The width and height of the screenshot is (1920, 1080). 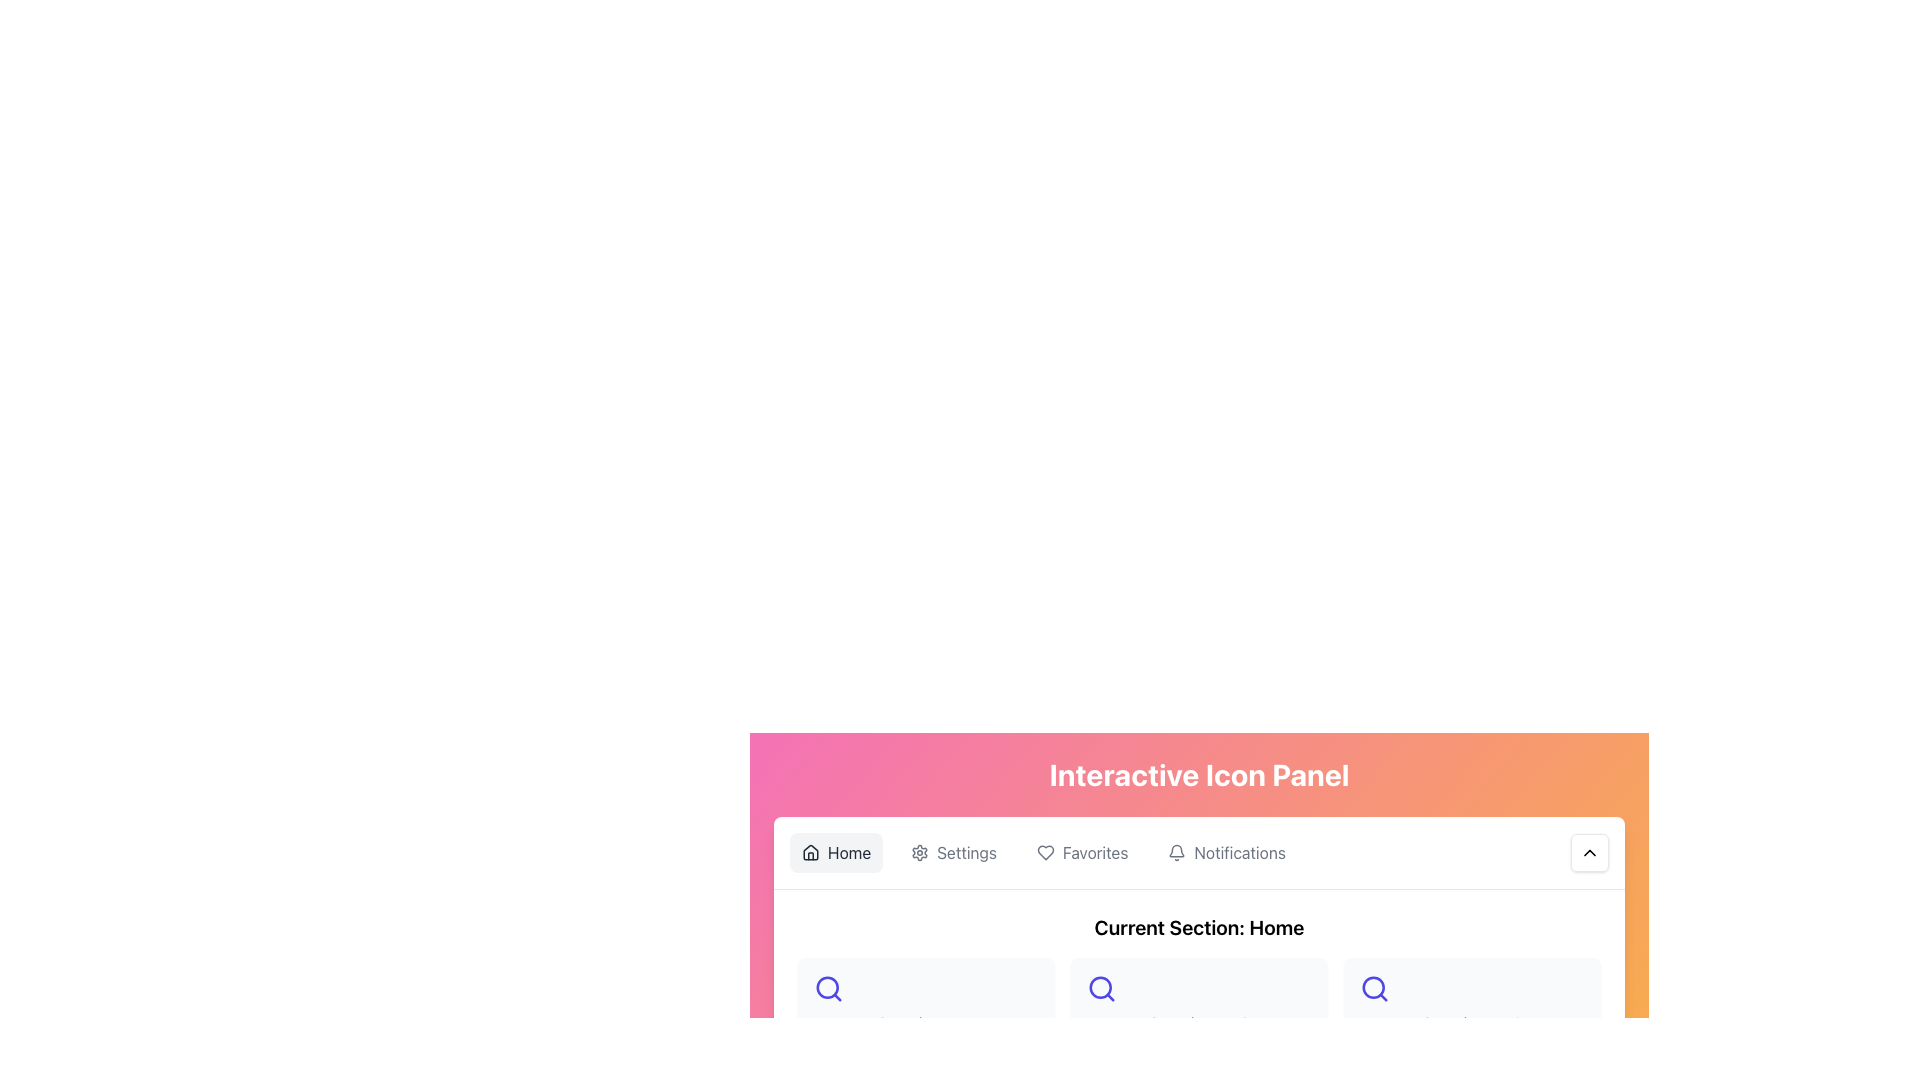 What do you see at coordinates (1177, 852) in the screenshot?
I see `the bell icon representing notifications, located on the navigation bar to the left of the 'Notifications' text` at bounding box center [1177, 852].